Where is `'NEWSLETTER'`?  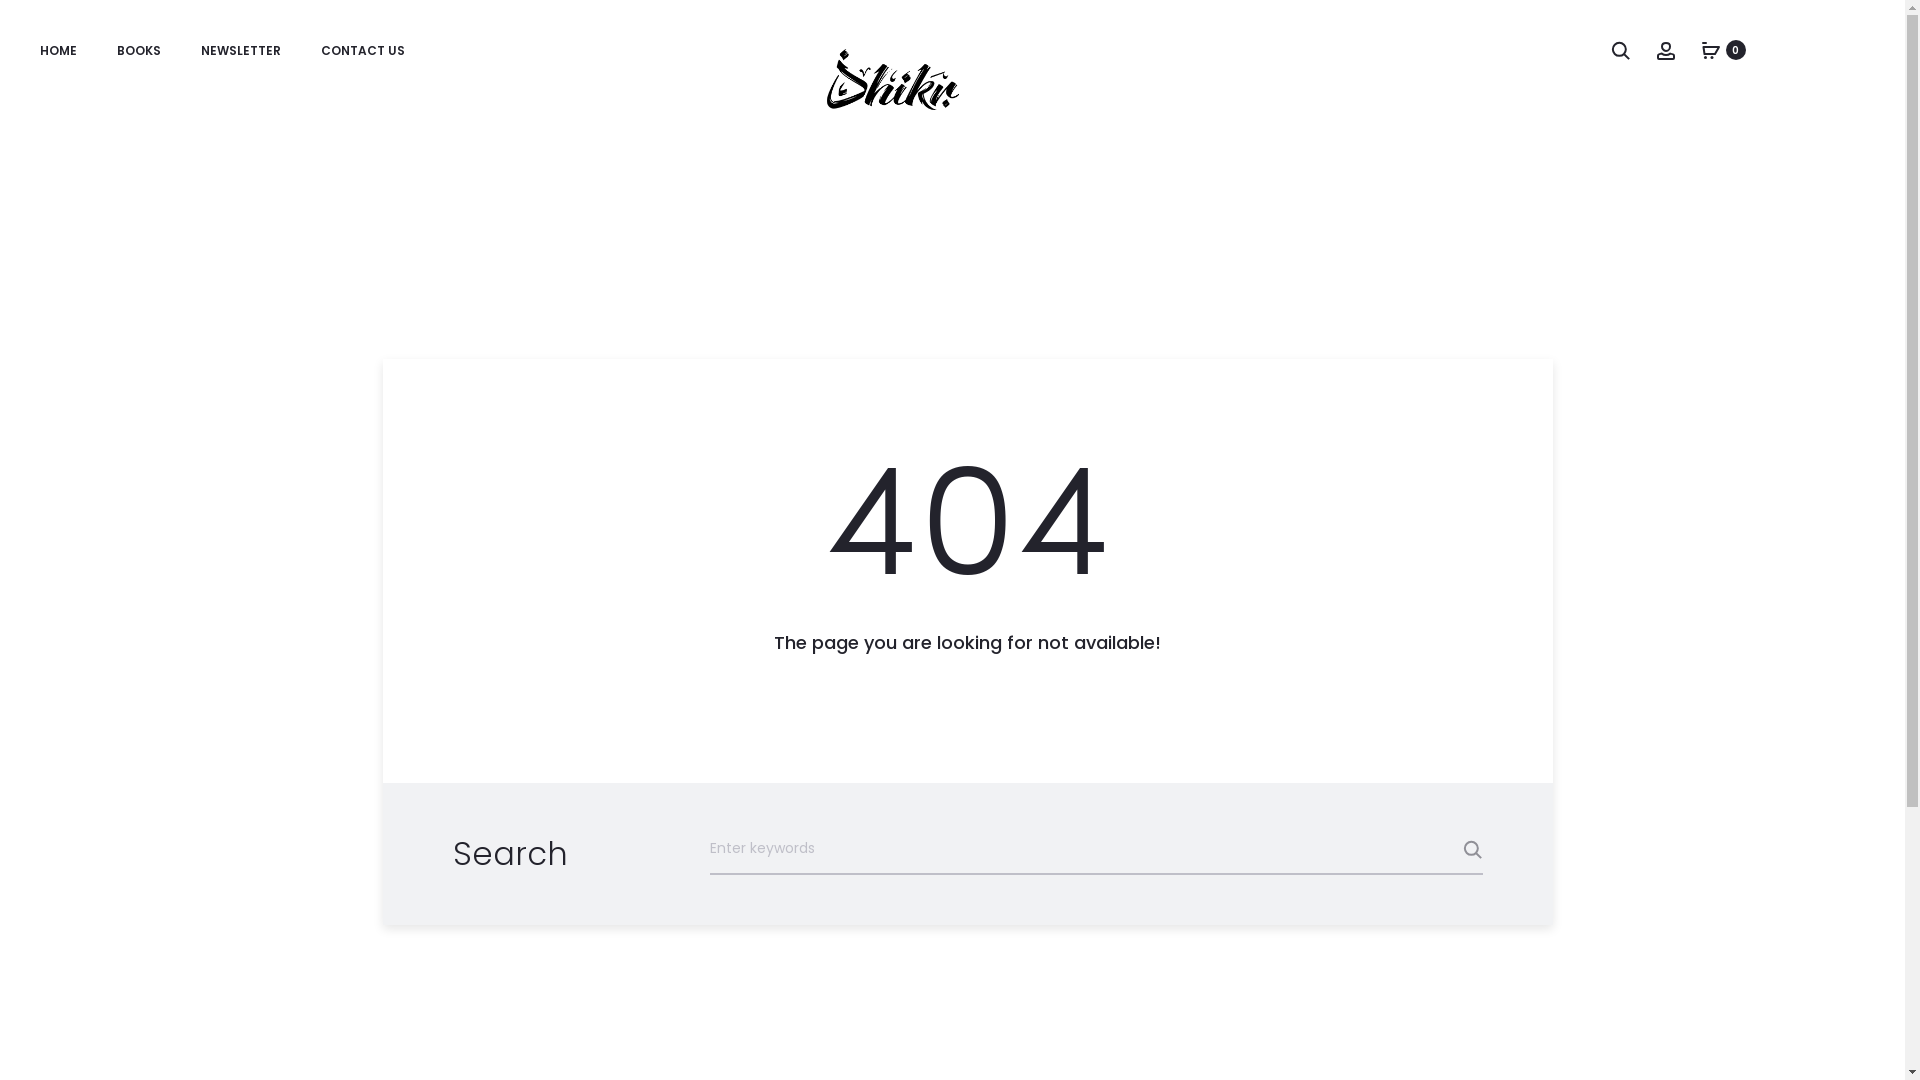
'NEWSLETTER' is located at coordinates (240, 49).